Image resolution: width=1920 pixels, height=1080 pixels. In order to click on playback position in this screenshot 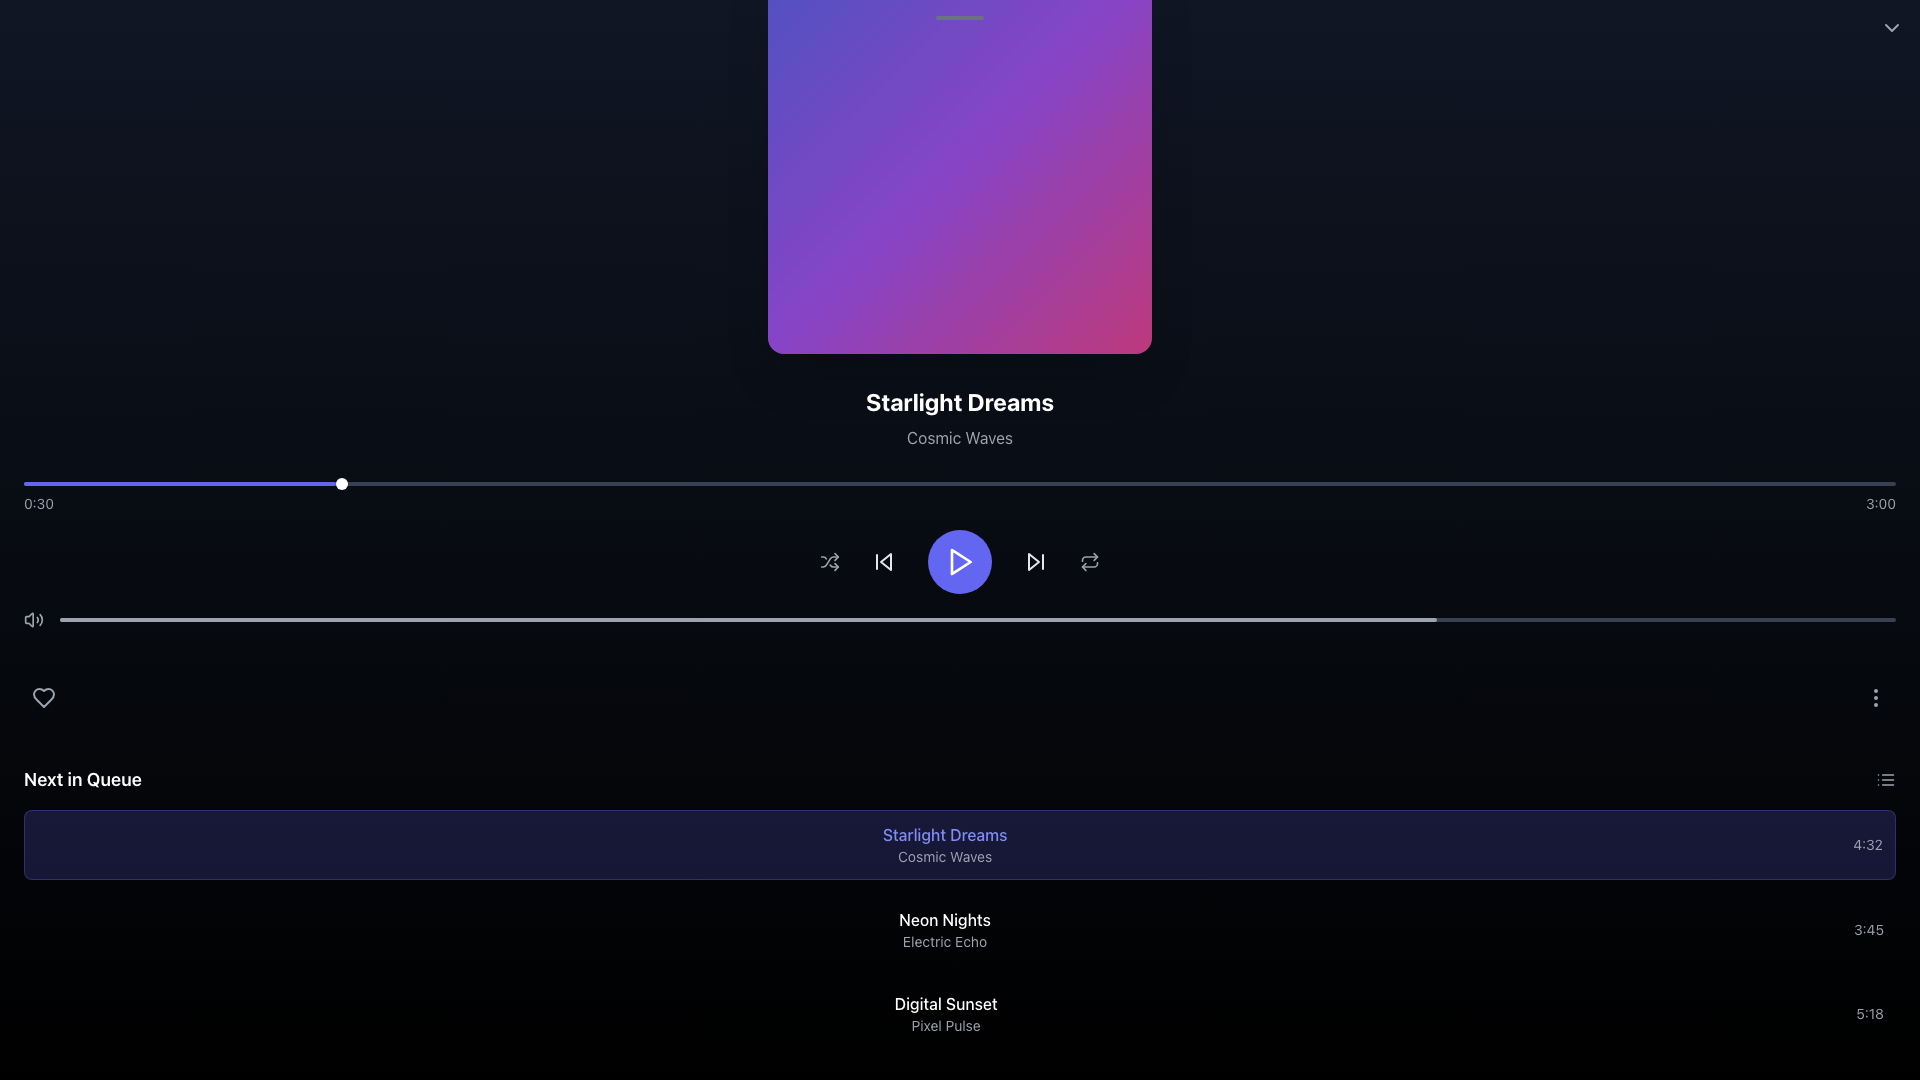, I will do `click(658, 483)`.